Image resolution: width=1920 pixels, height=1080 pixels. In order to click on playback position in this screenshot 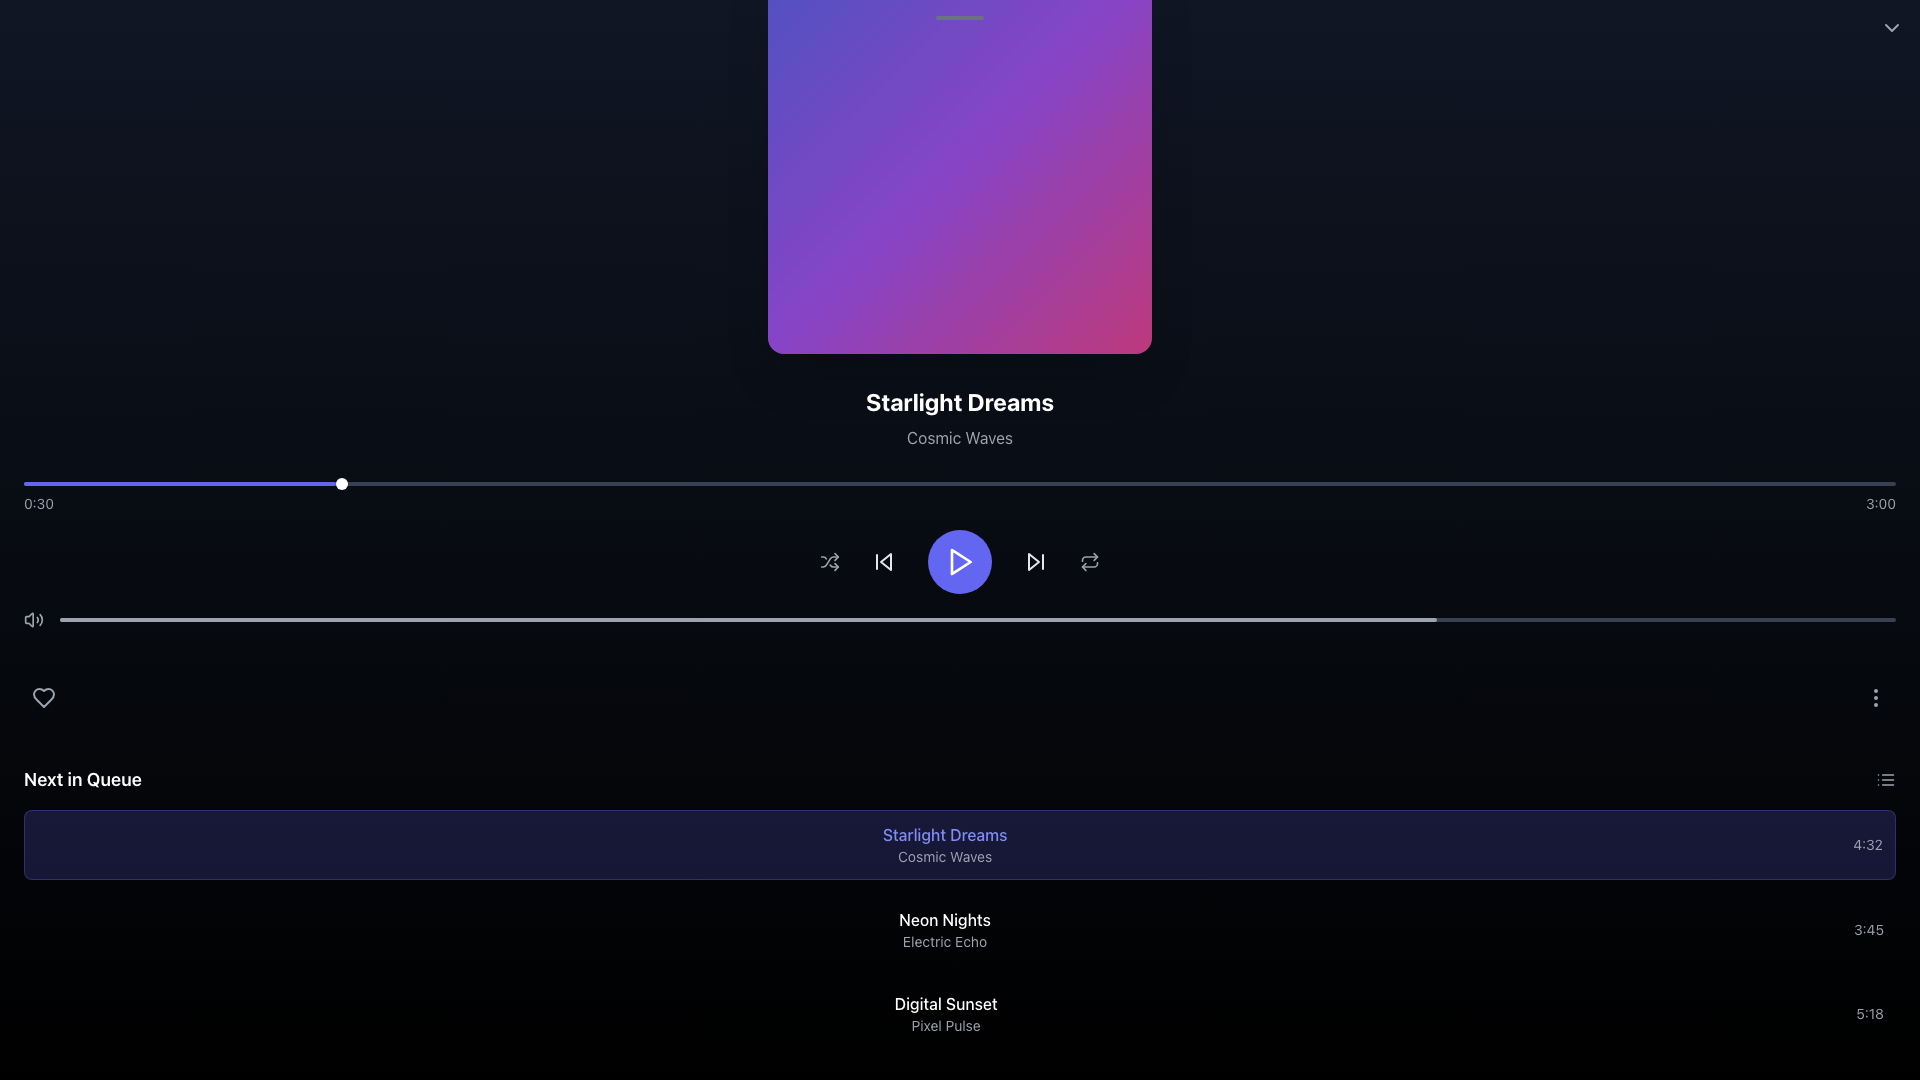, I will do `click(658, 483)`.